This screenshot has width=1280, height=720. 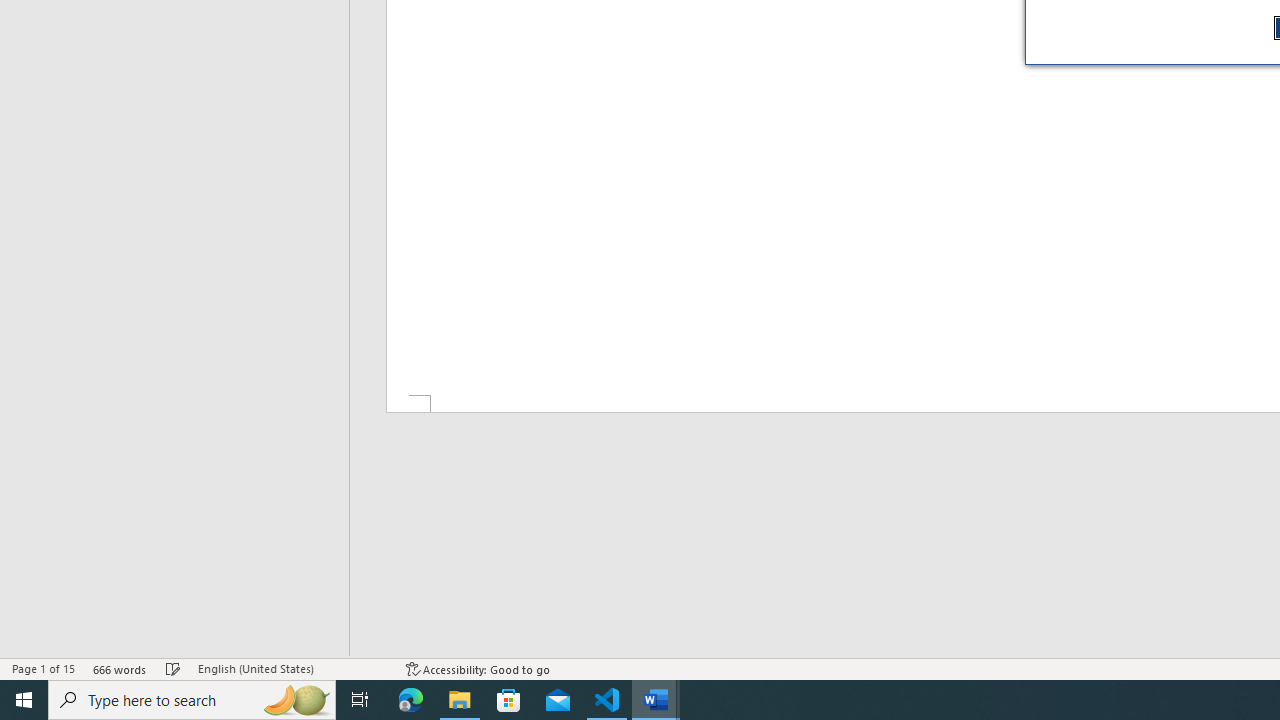 What do you see at coordinates (119, 669) in the screenshot?
I see `'Word Count 666 words'` at bounding box center [119, 669].